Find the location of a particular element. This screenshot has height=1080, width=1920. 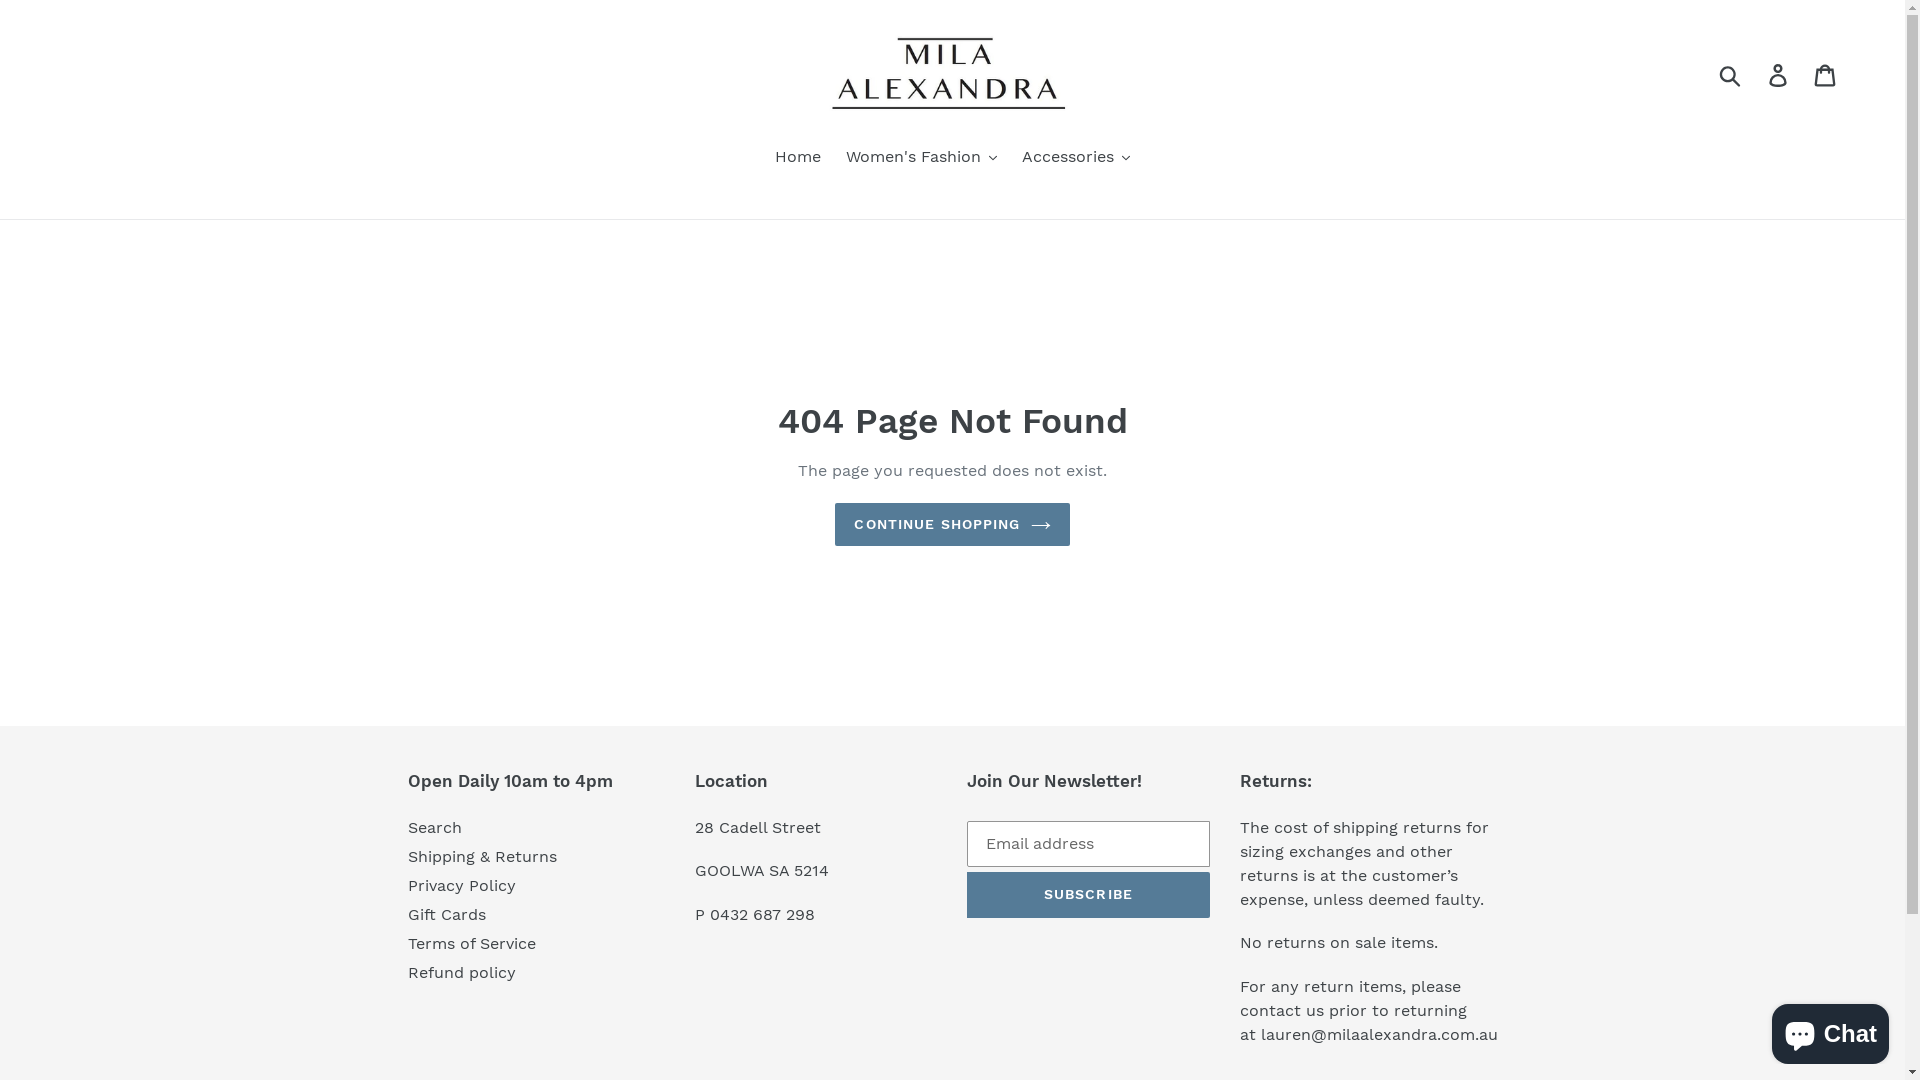

'Gift Cards' is located at coordinates (445, 914).